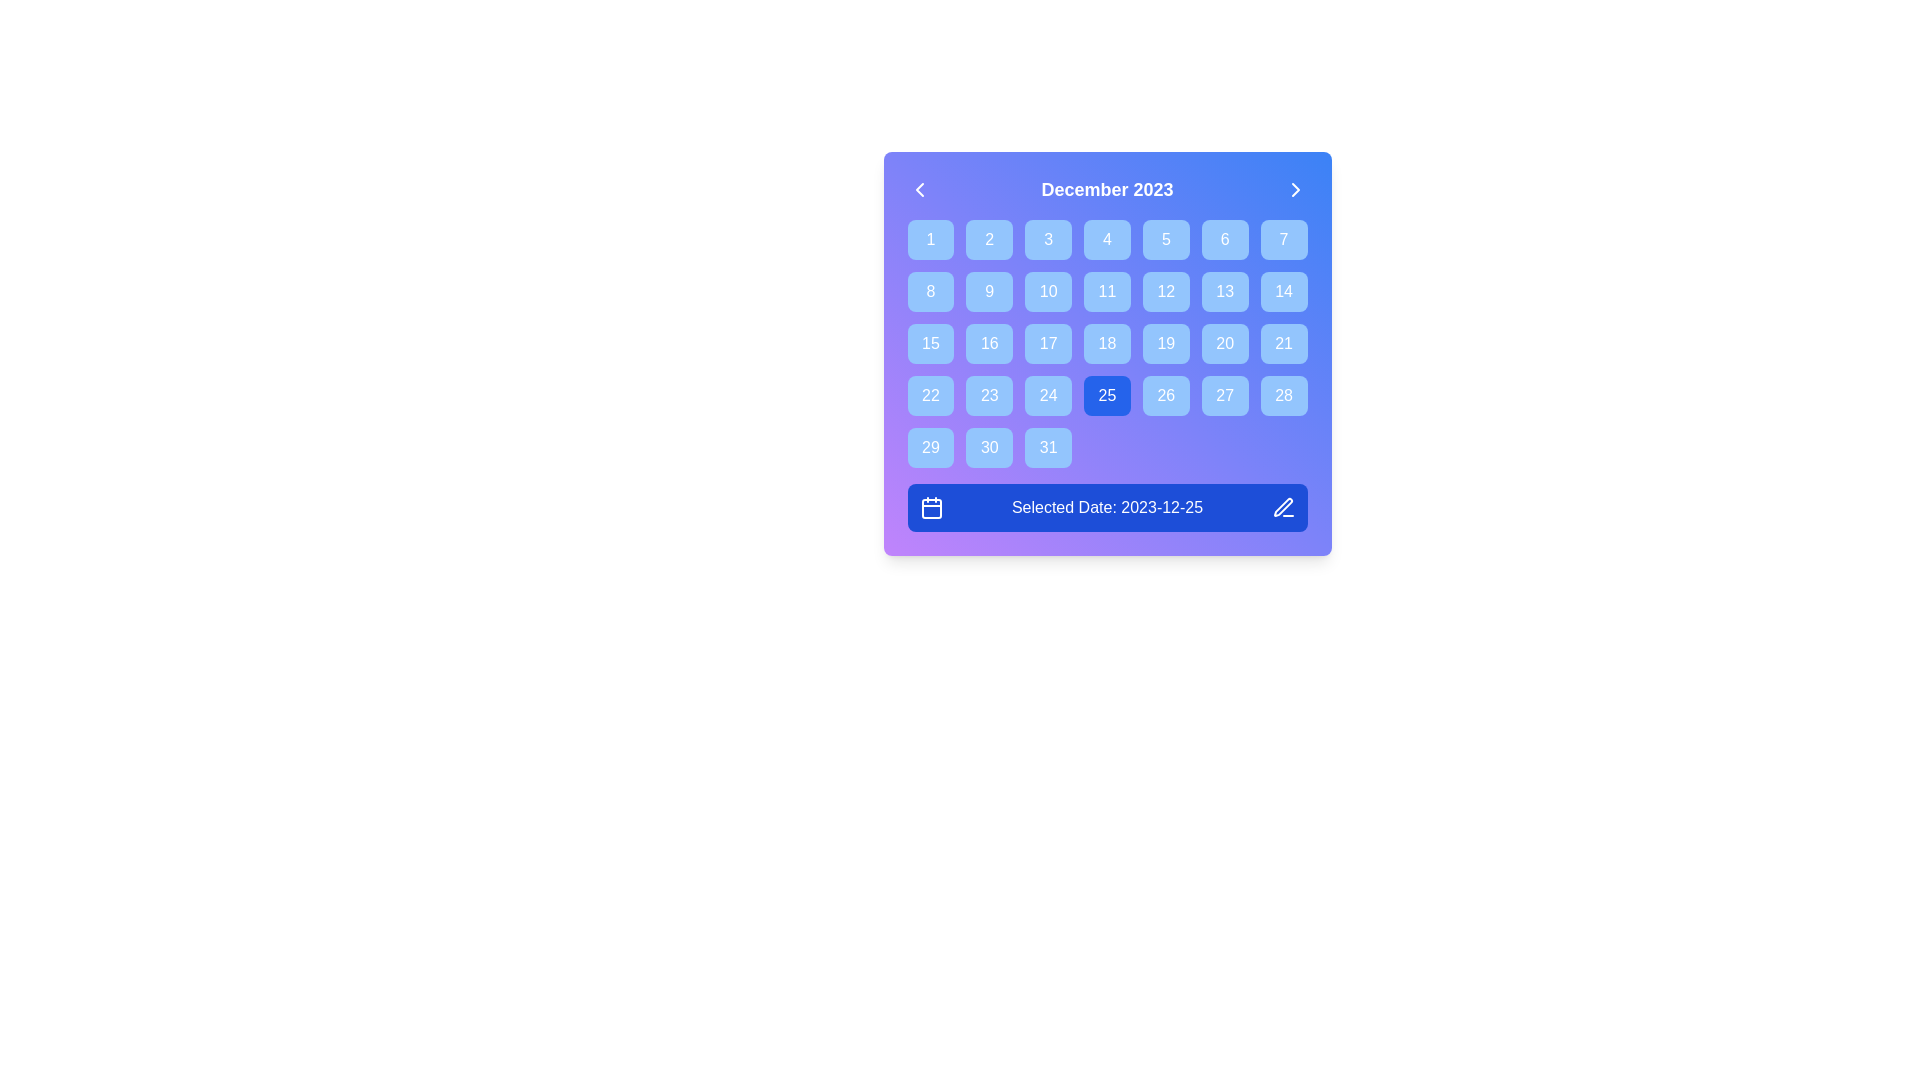 The width and height of the screenshot is (1920, 1080). I want to click on the Calendar Day Button displaying the digit '8', which is a light blue rectangular box with rounded corners, located in the second row, first column of the grid, so click(930, 292).